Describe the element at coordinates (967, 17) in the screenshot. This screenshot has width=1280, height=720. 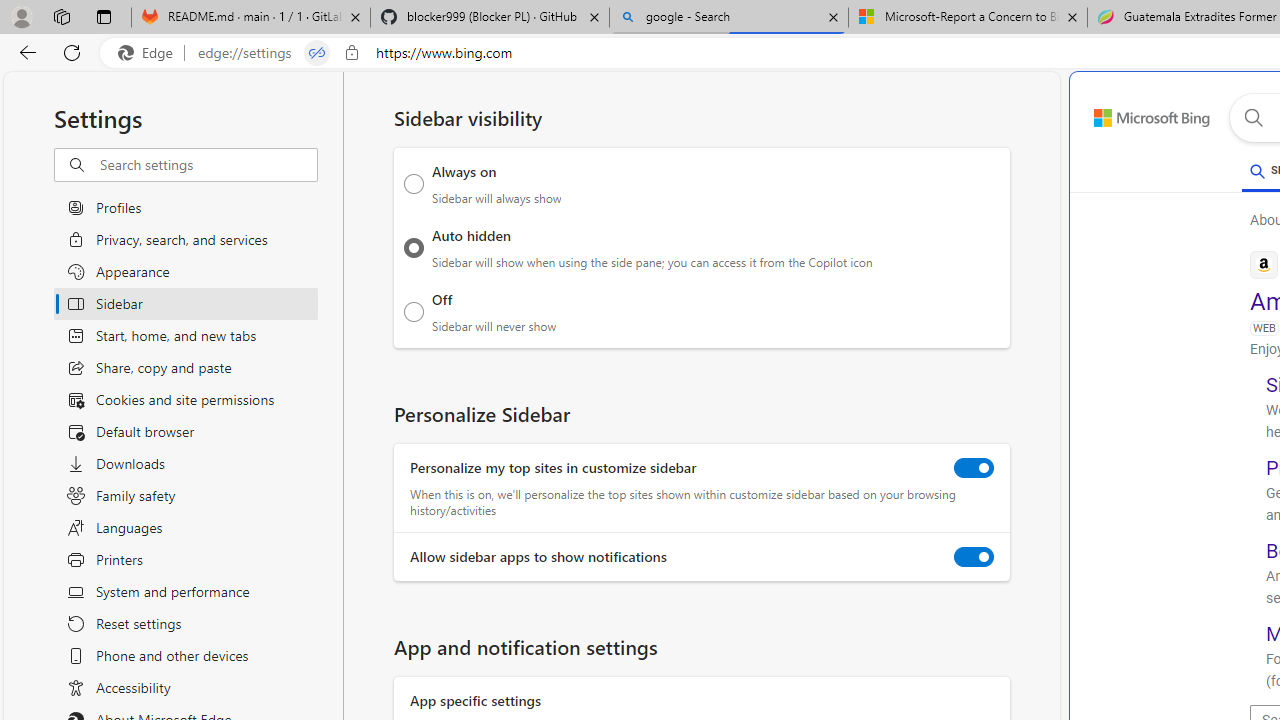
I see `'Microsoft-Report a Concern to Bing'` at that location.